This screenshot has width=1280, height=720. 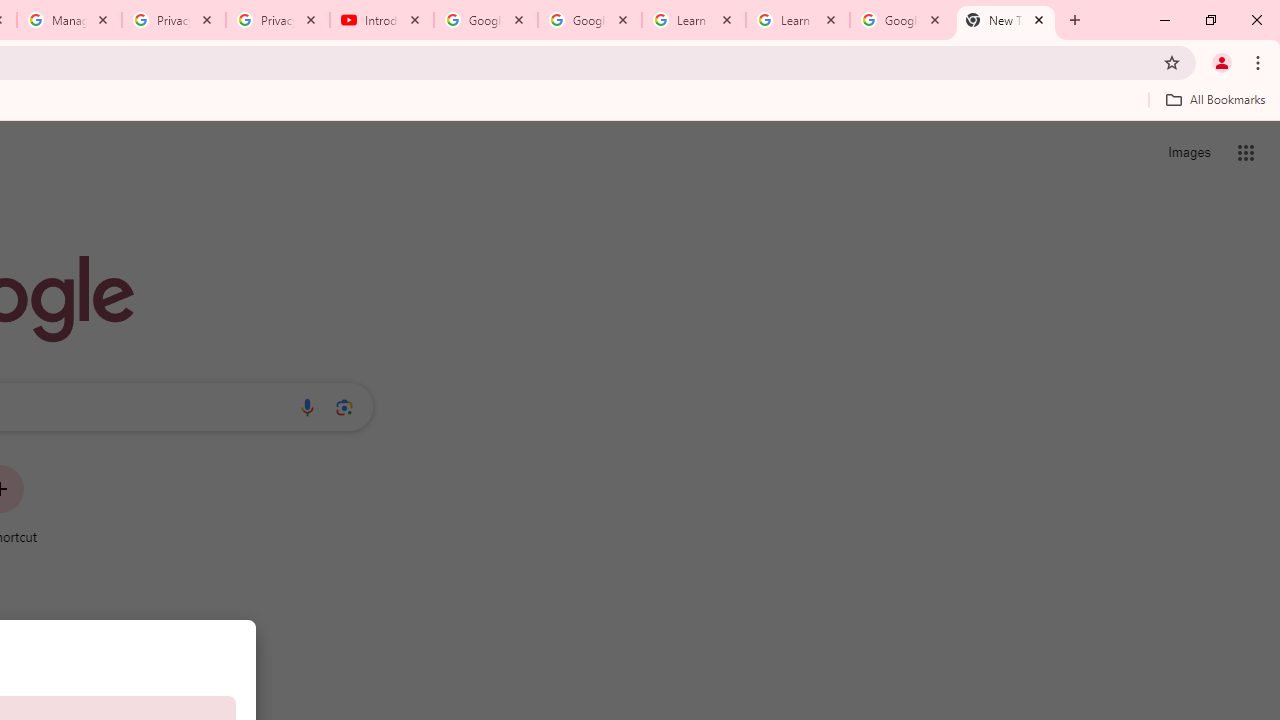 I want to click on 'New Tab', so click(x=1006, y=20).